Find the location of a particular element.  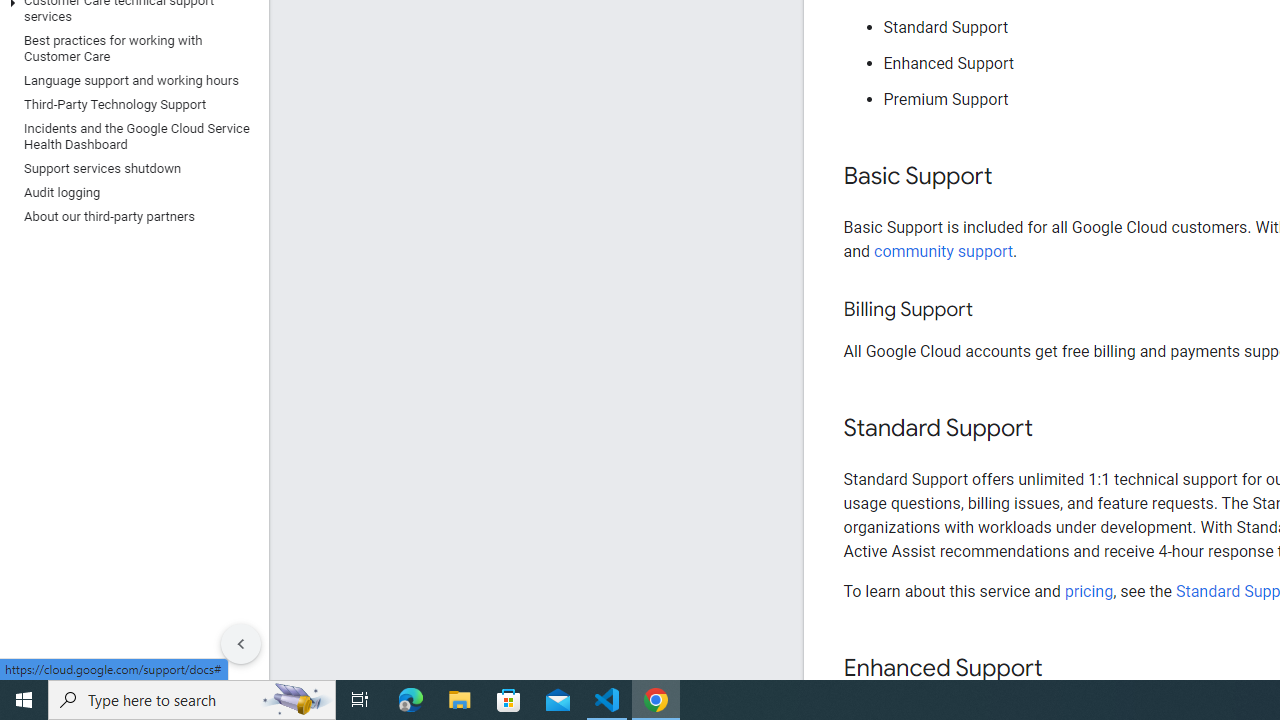

'Support services shutdown' is located at coordinates (129, 167).